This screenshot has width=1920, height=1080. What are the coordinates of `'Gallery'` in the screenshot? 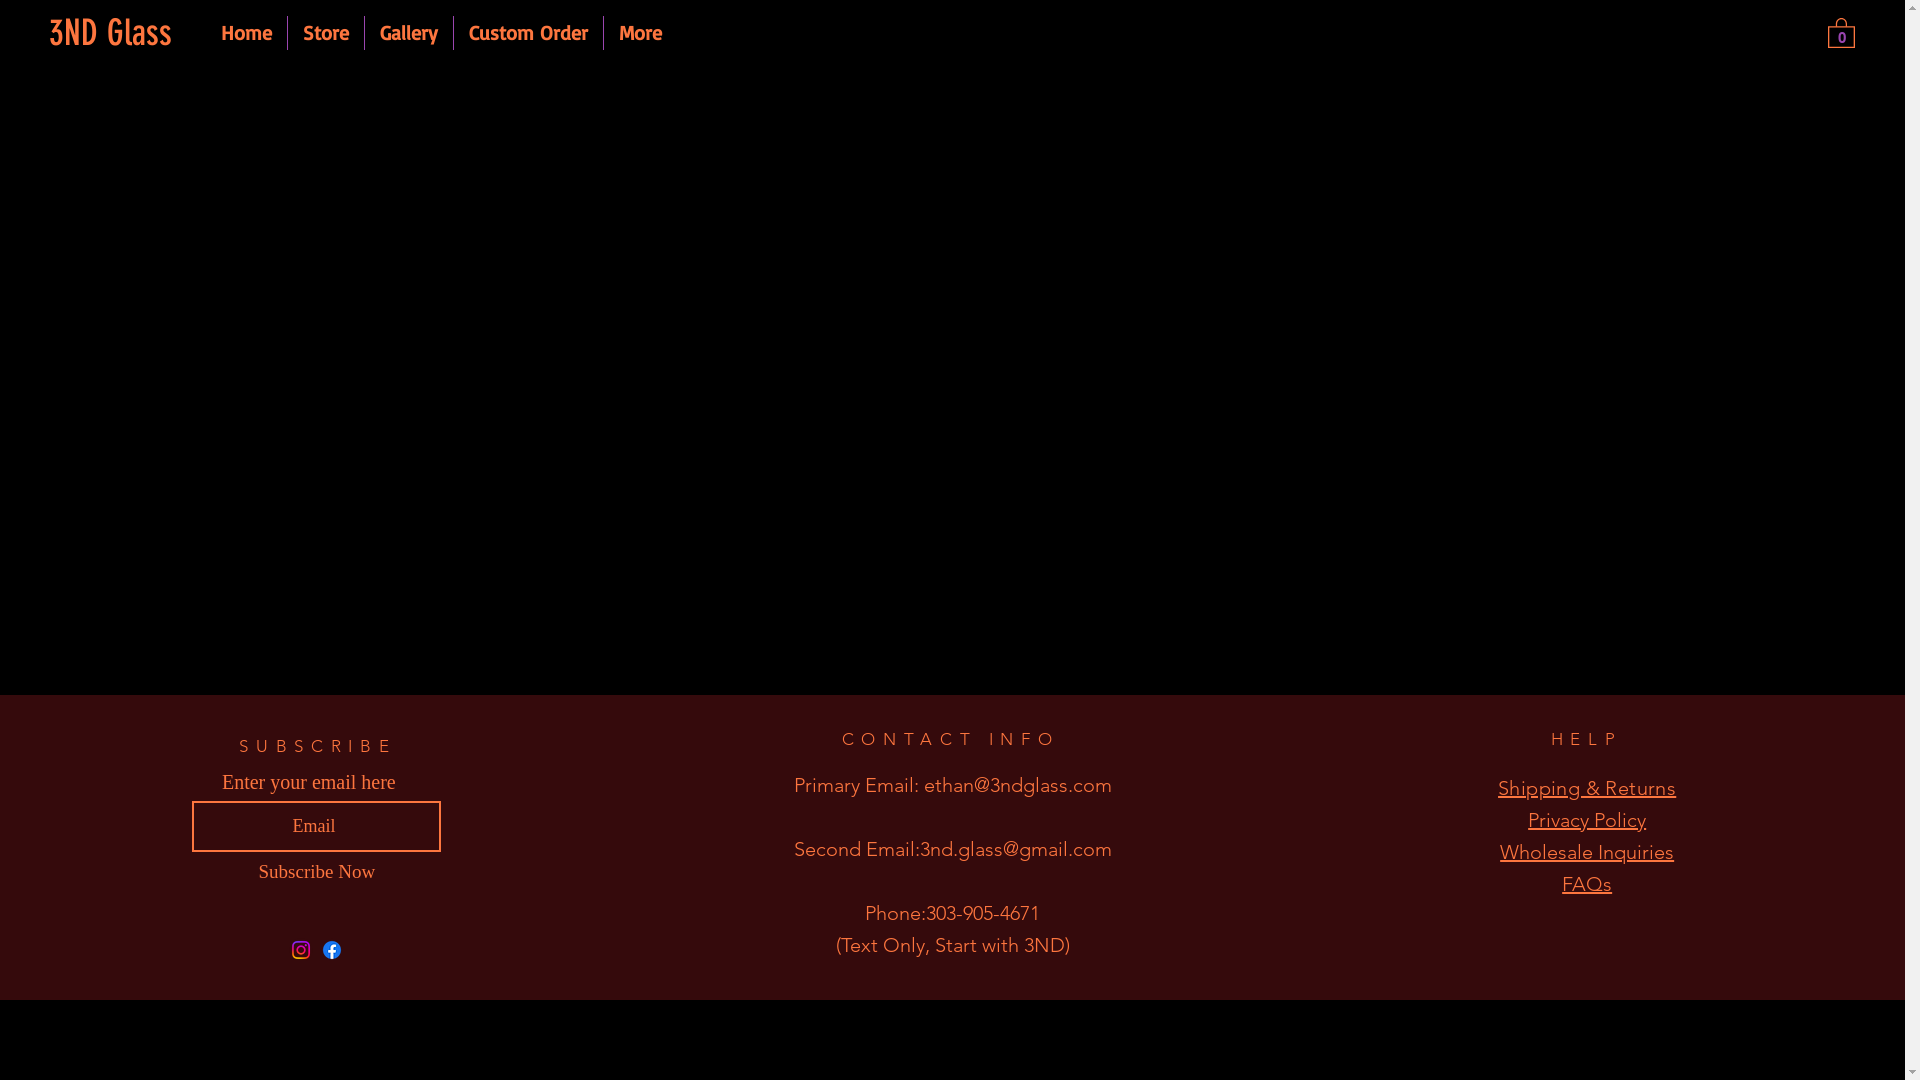 It's located at (407, 33).